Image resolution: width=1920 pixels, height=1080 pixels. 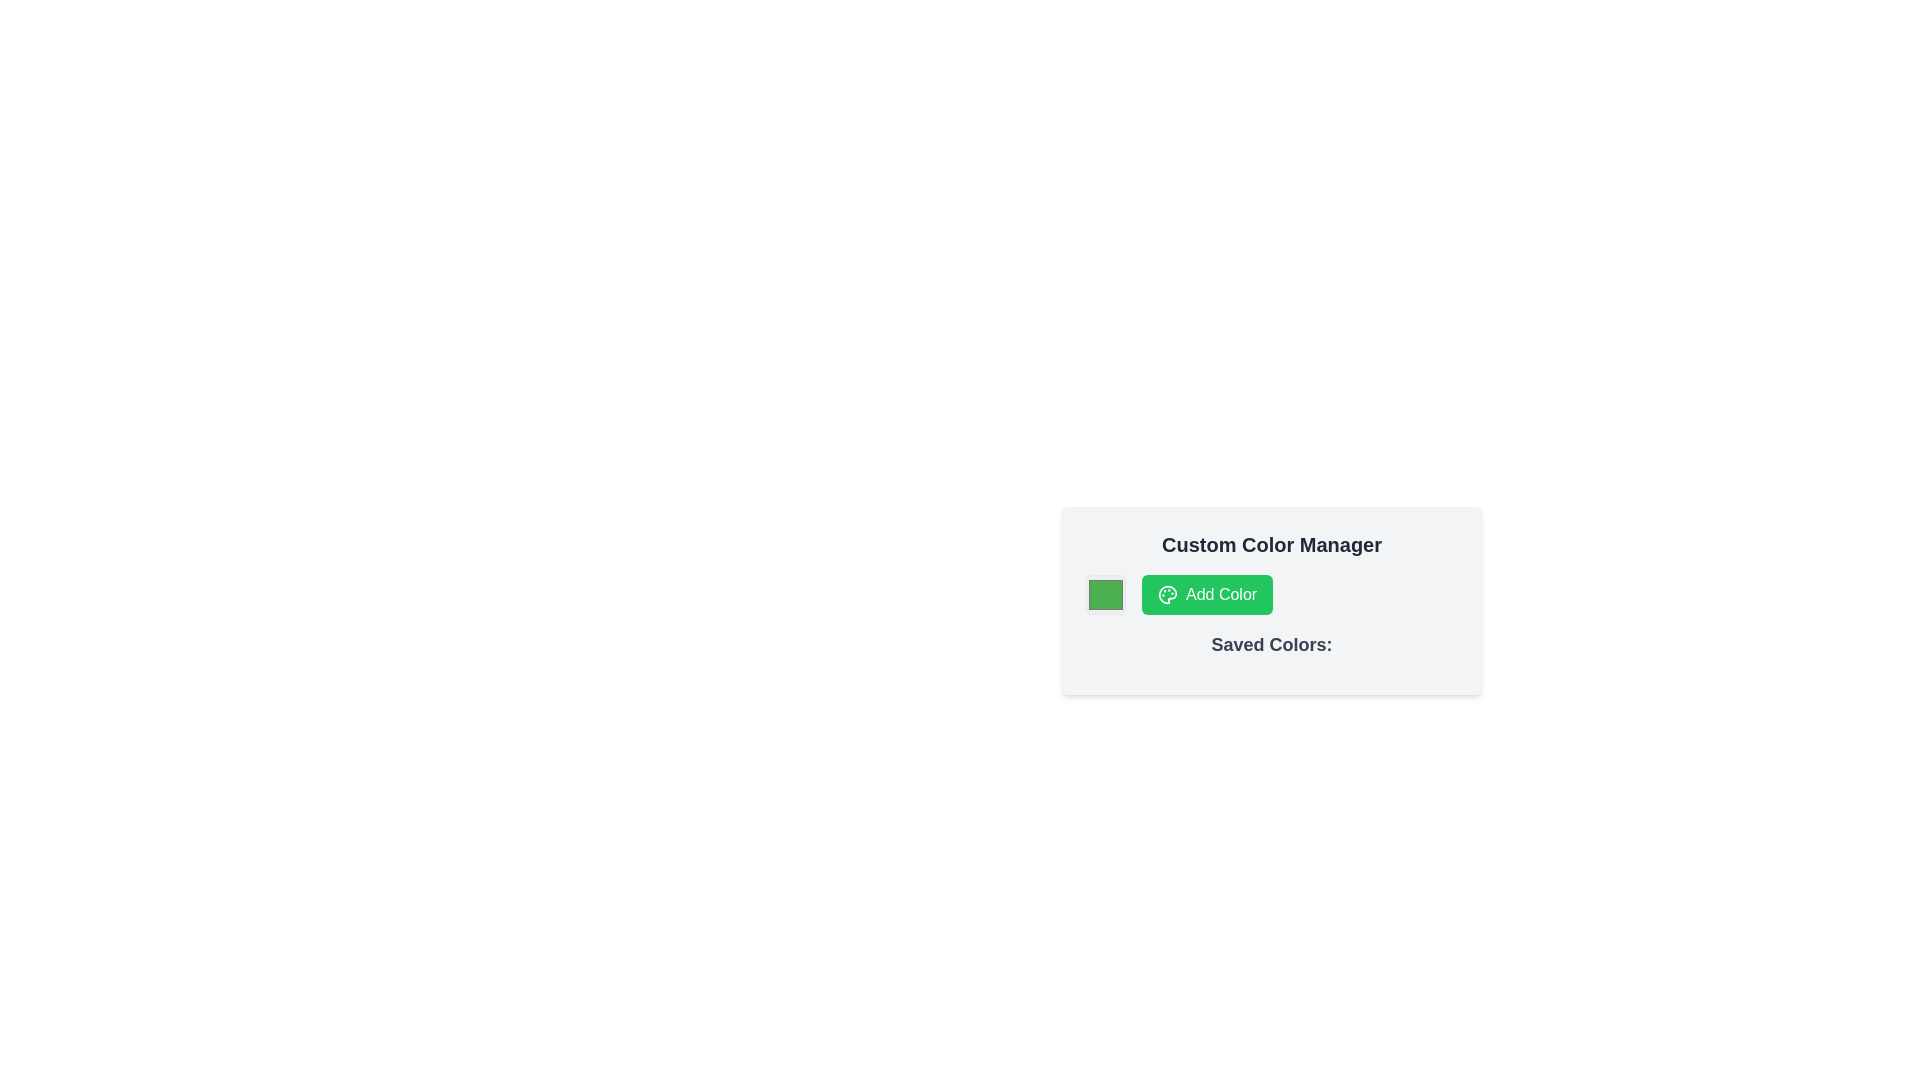 I want to click on the 'Add New Color' button located below the 'Custom Color Manager' title and to the right of the color preview box to initiate the action of adding a new color, so click(x=1271, y=600).